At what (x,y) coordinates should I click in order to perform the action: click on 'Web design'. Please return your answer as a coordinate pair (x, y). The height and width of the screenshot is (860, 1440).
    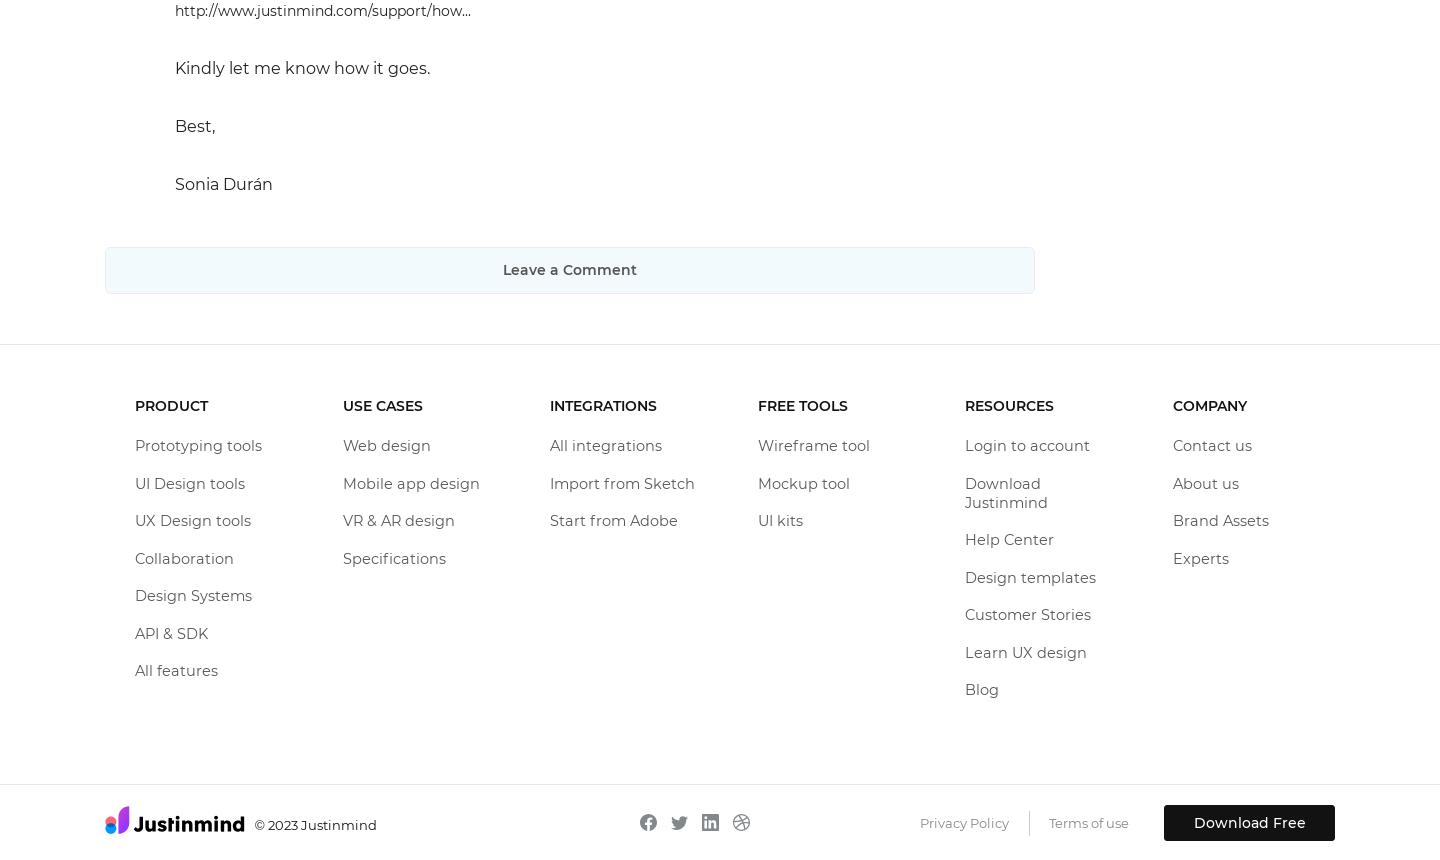
    Looking at the image, I should click on (385, 445).